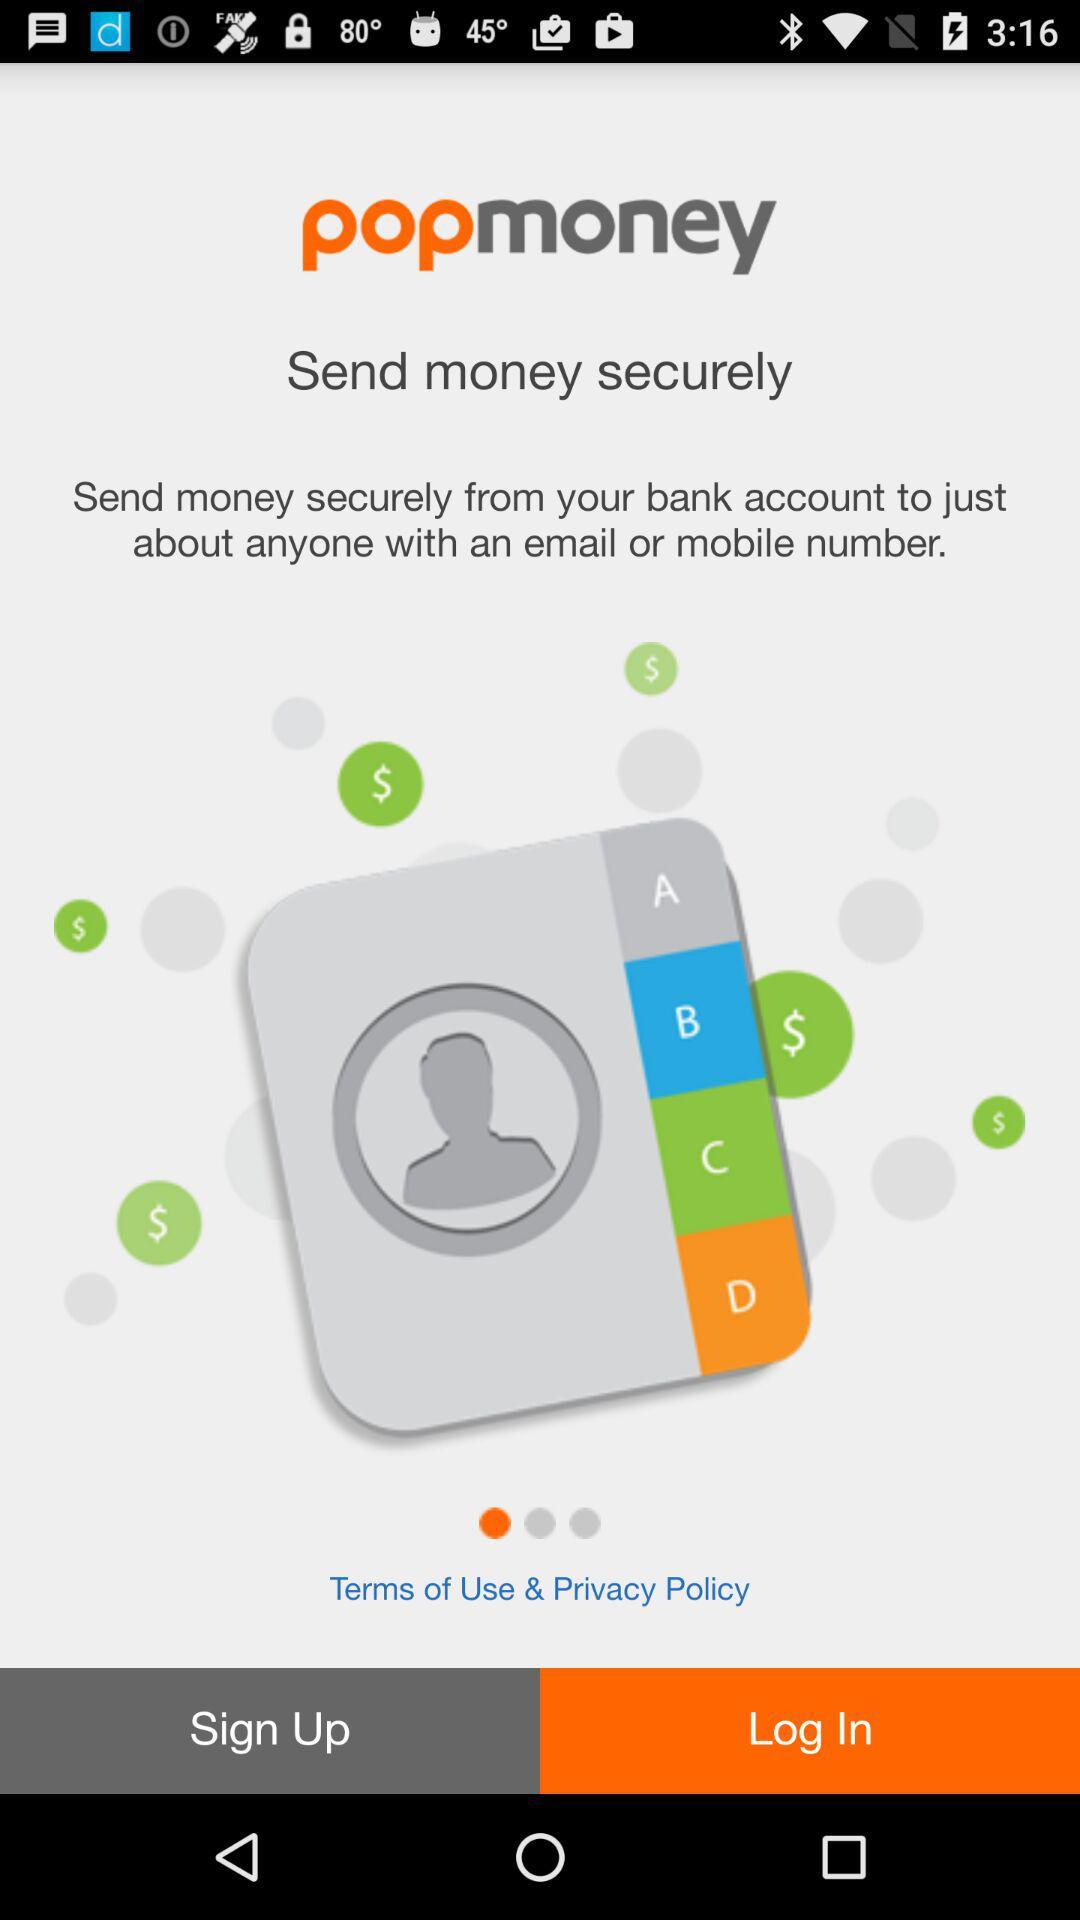 The width and height of the screenshot is (1080, 1920). What do you see at coordinates (810, 1730) in the screenshot?
I see `item below terms of use` at bounding box center [810, 1730].